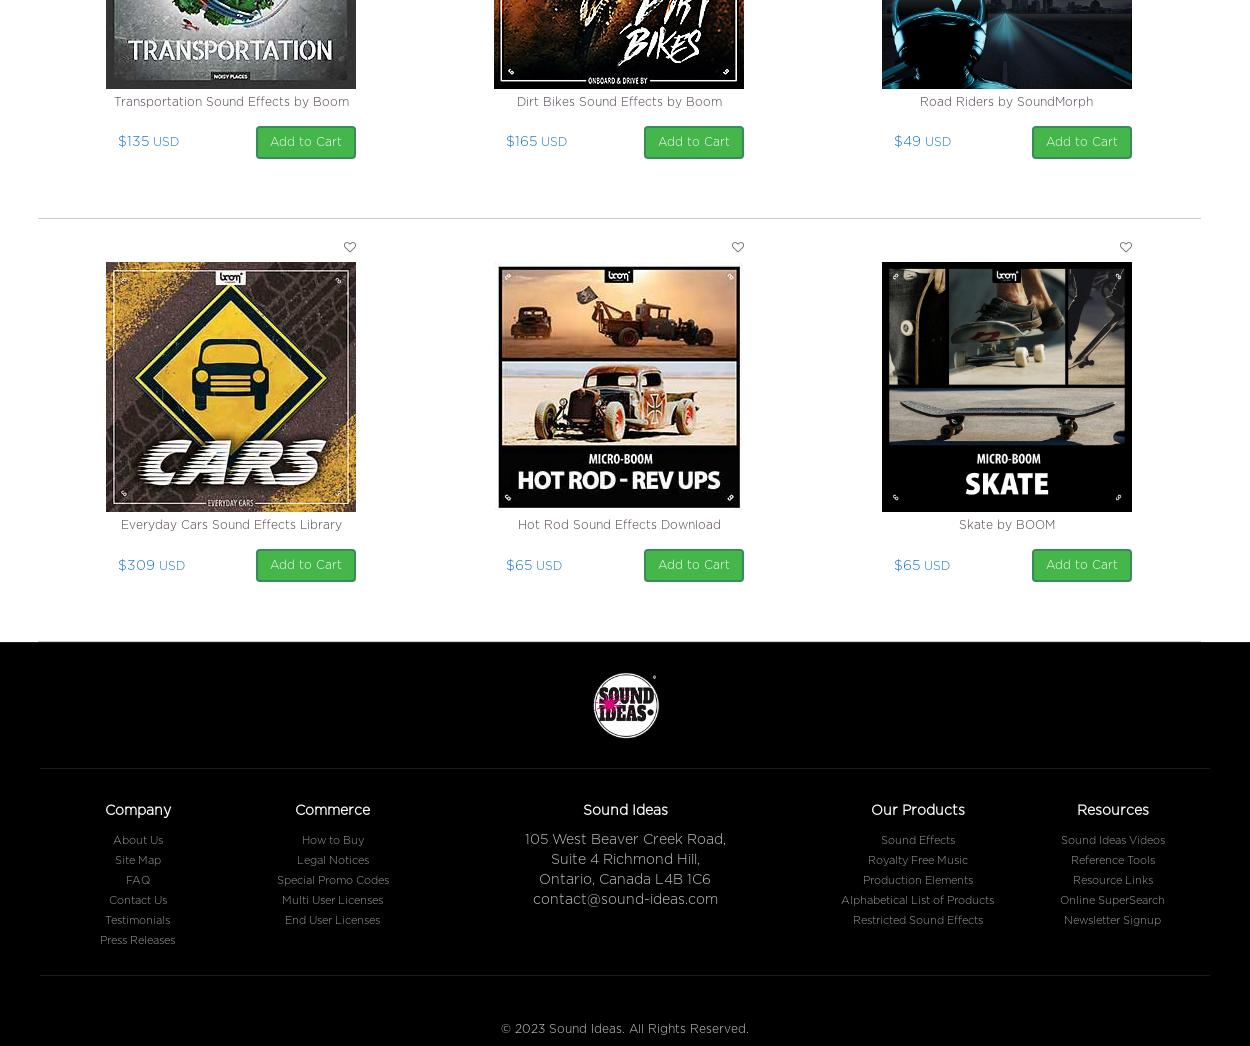 Image resolution: width=1250 pixels, height=1046 pixels. Describe the element at coordinates (117, 564) in the screenshot. I see `'$309'` at that location.